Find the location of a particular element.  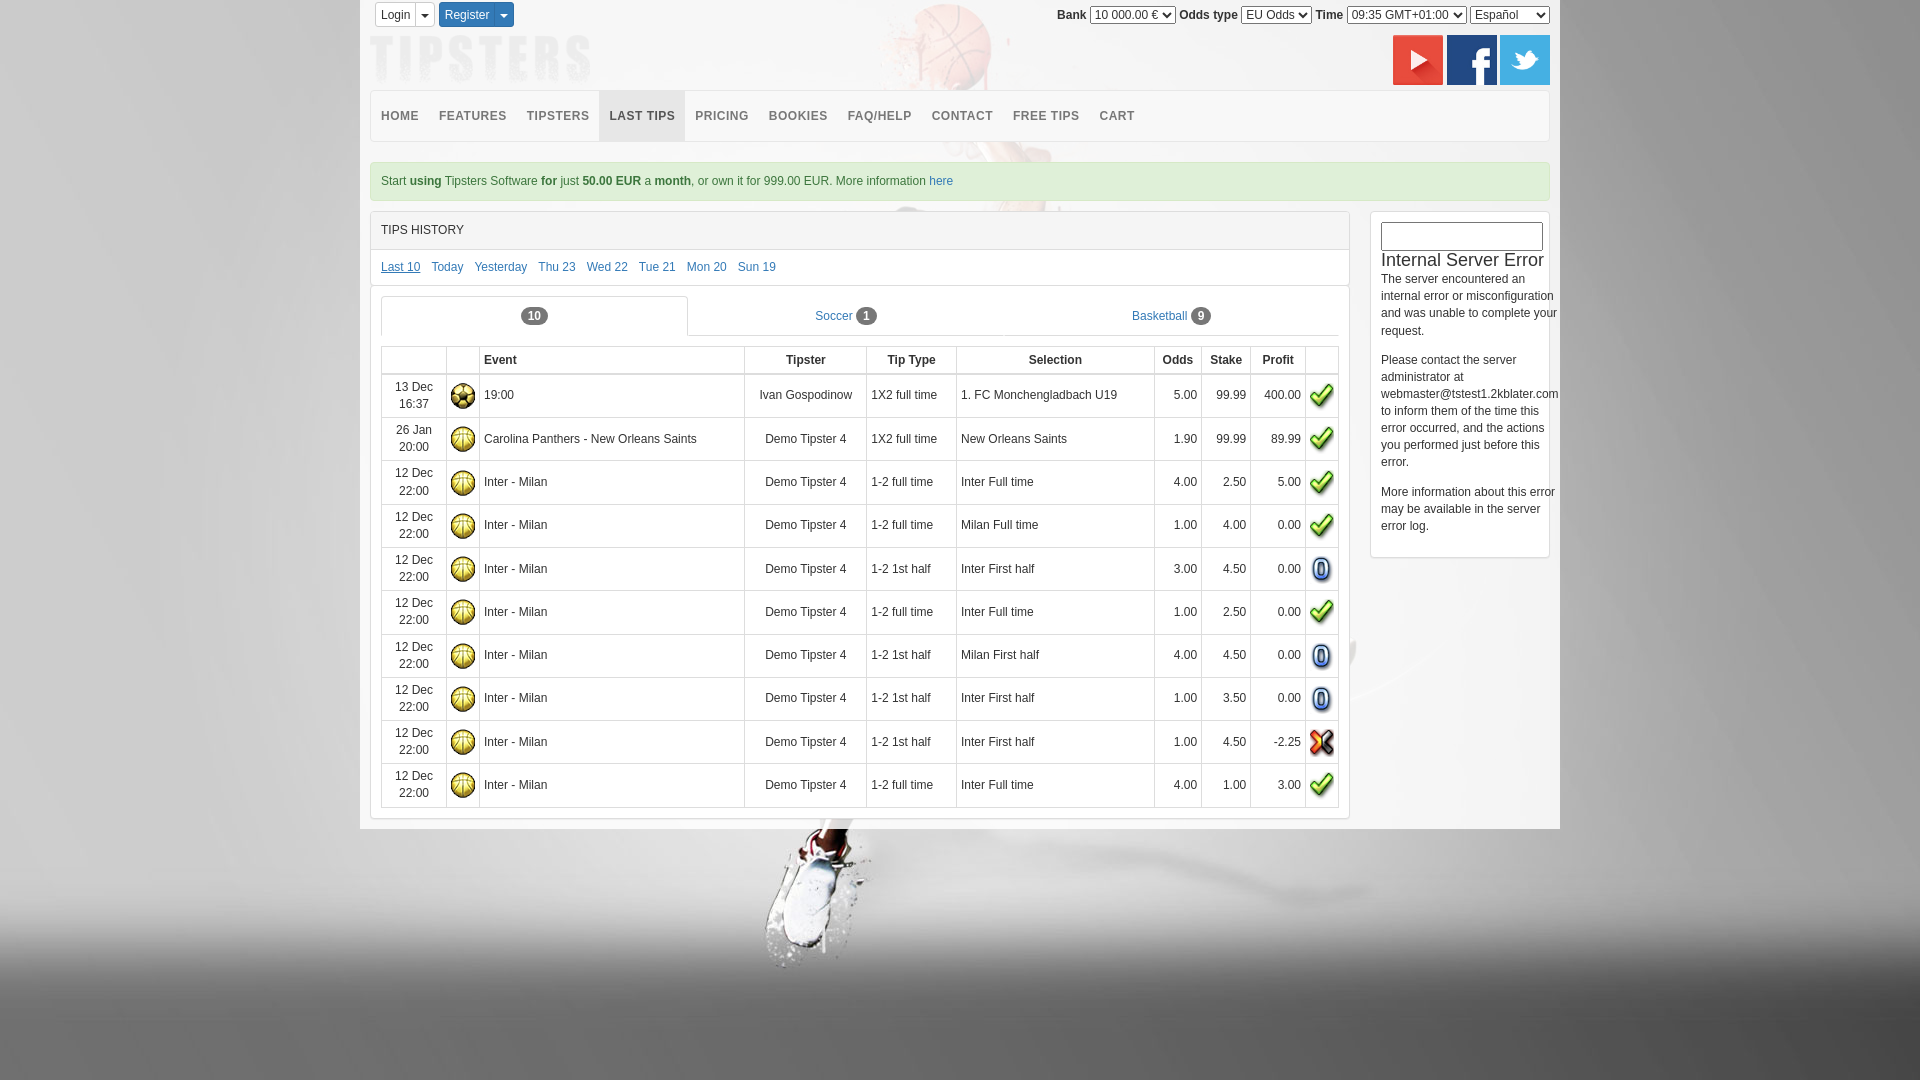

'Yesterday' is located at coordinates (500, 265).